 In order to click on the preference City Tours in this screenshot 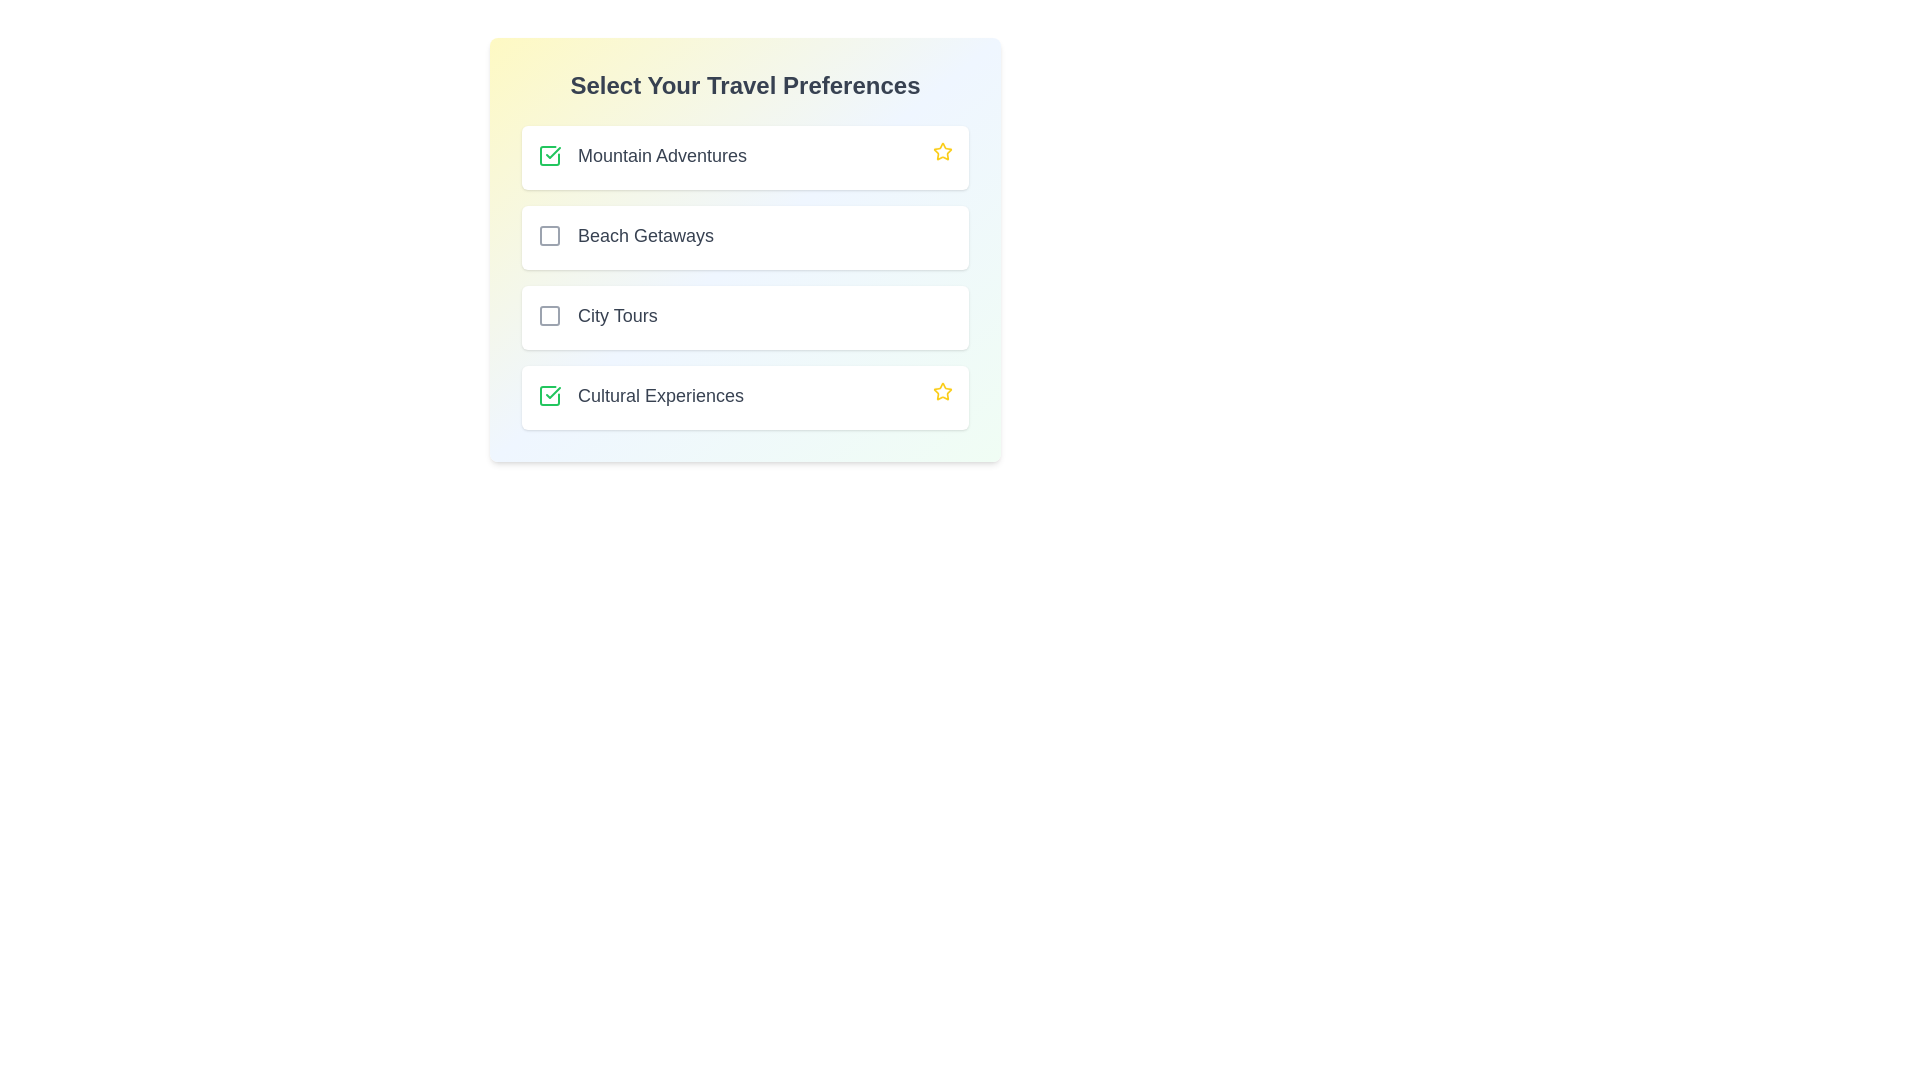, I will do `click(550, 315)`.